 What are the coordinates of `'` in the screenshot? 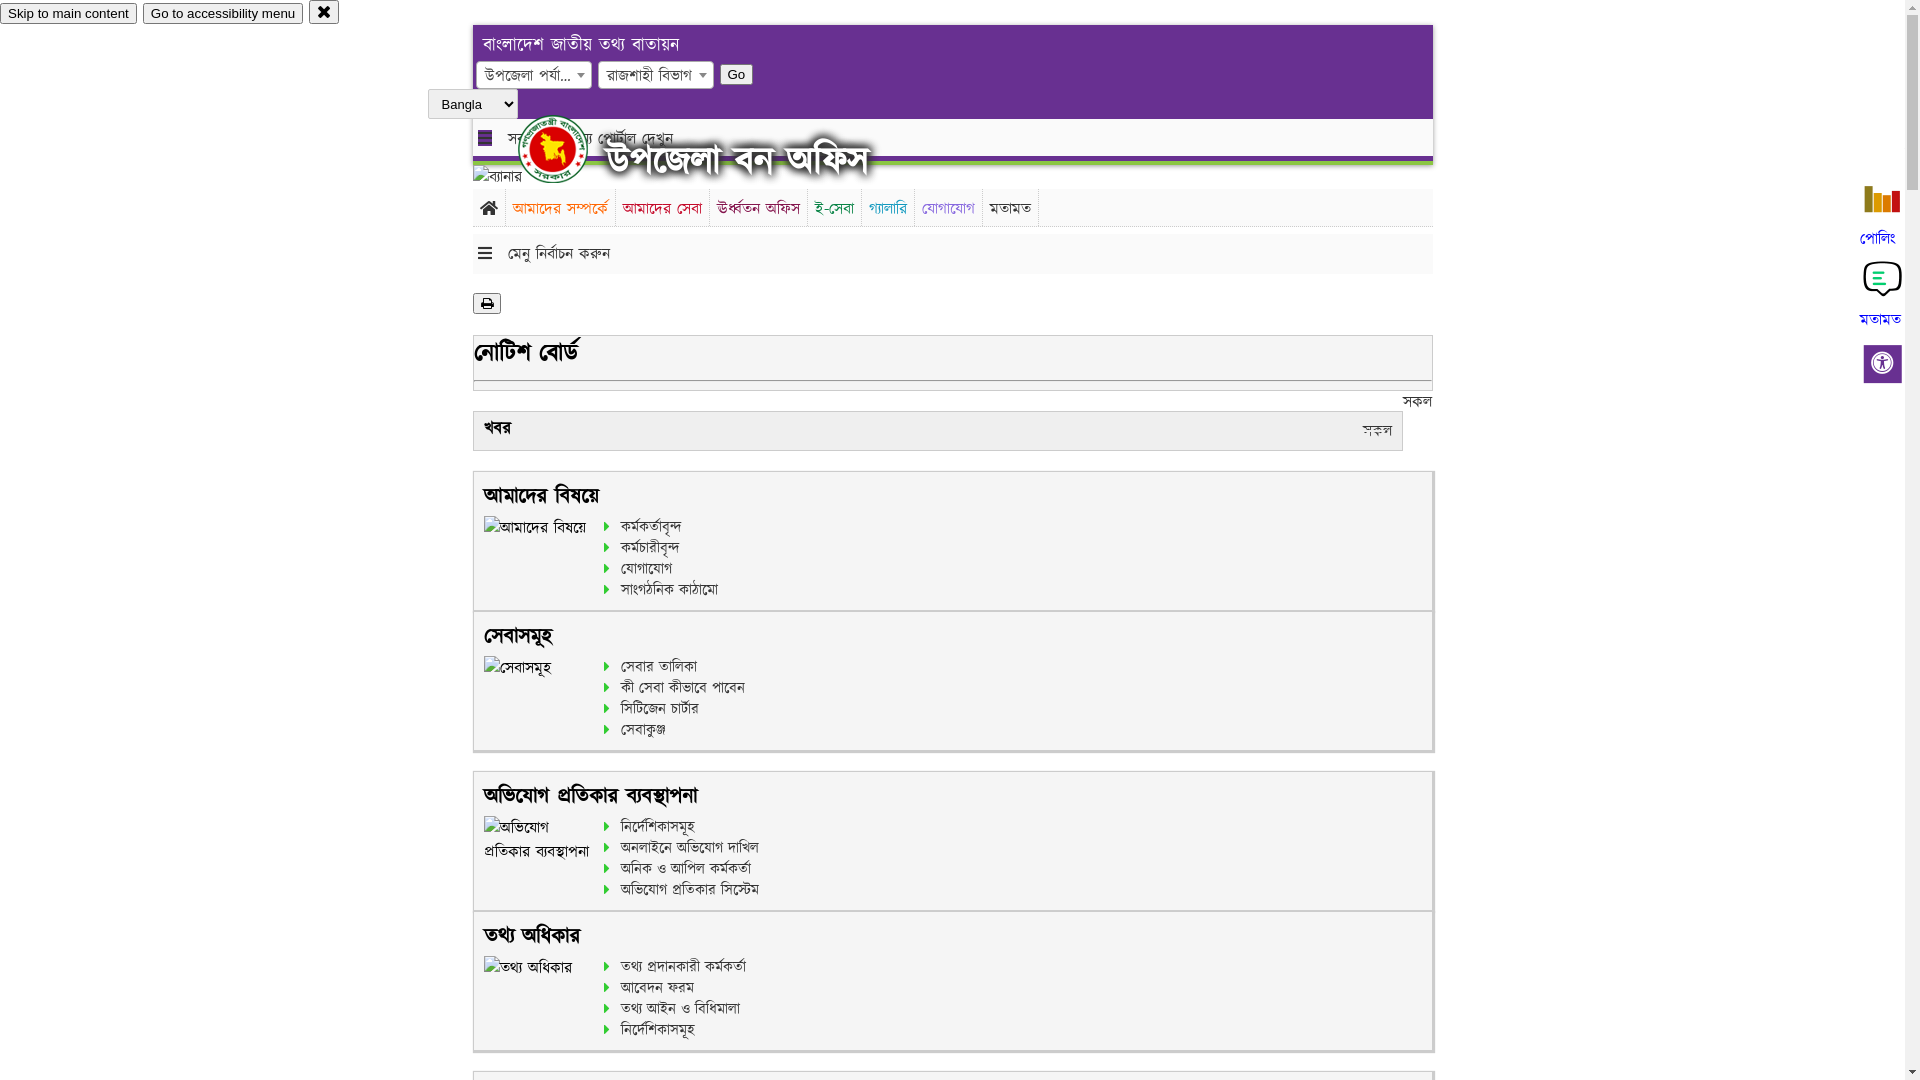 It's located at (569, 148).